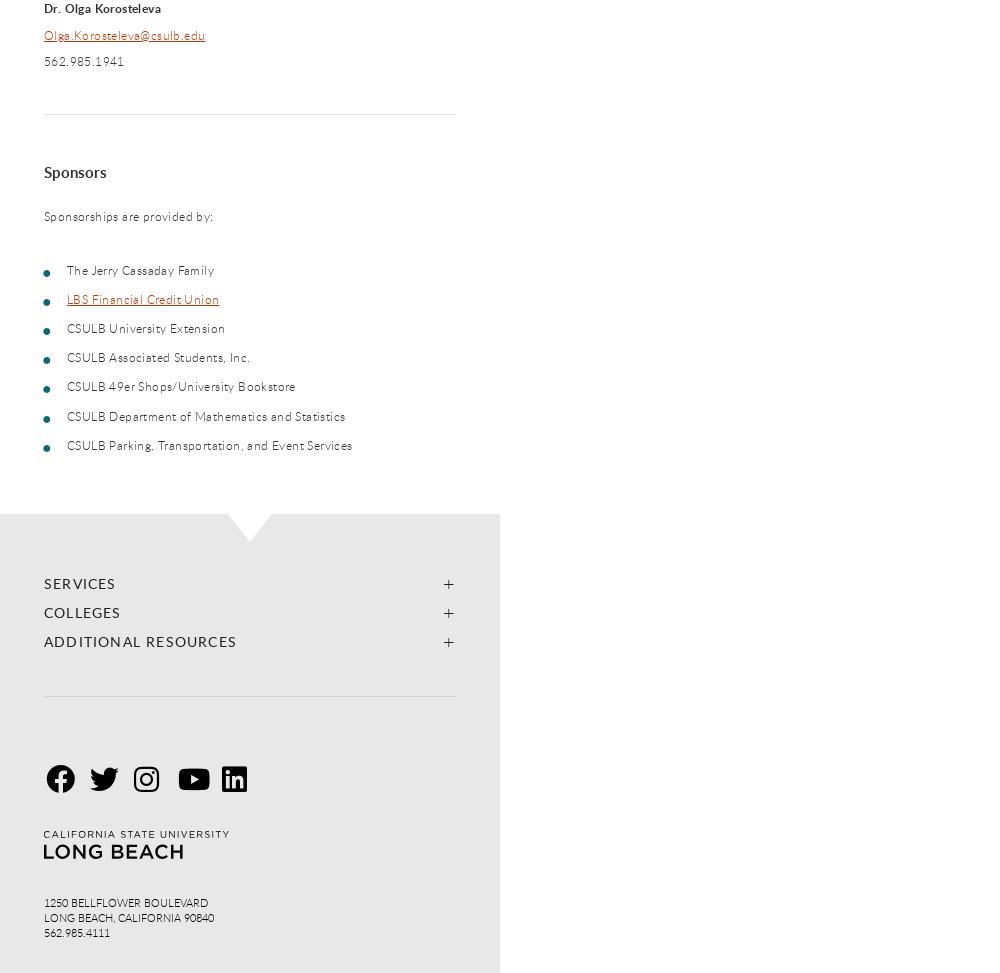  What do you see at coordinates (66, 443) in the screenshot?
I see `'CSULB Parking, Transportation, and Event Services'` at bounding box center [66, 443].